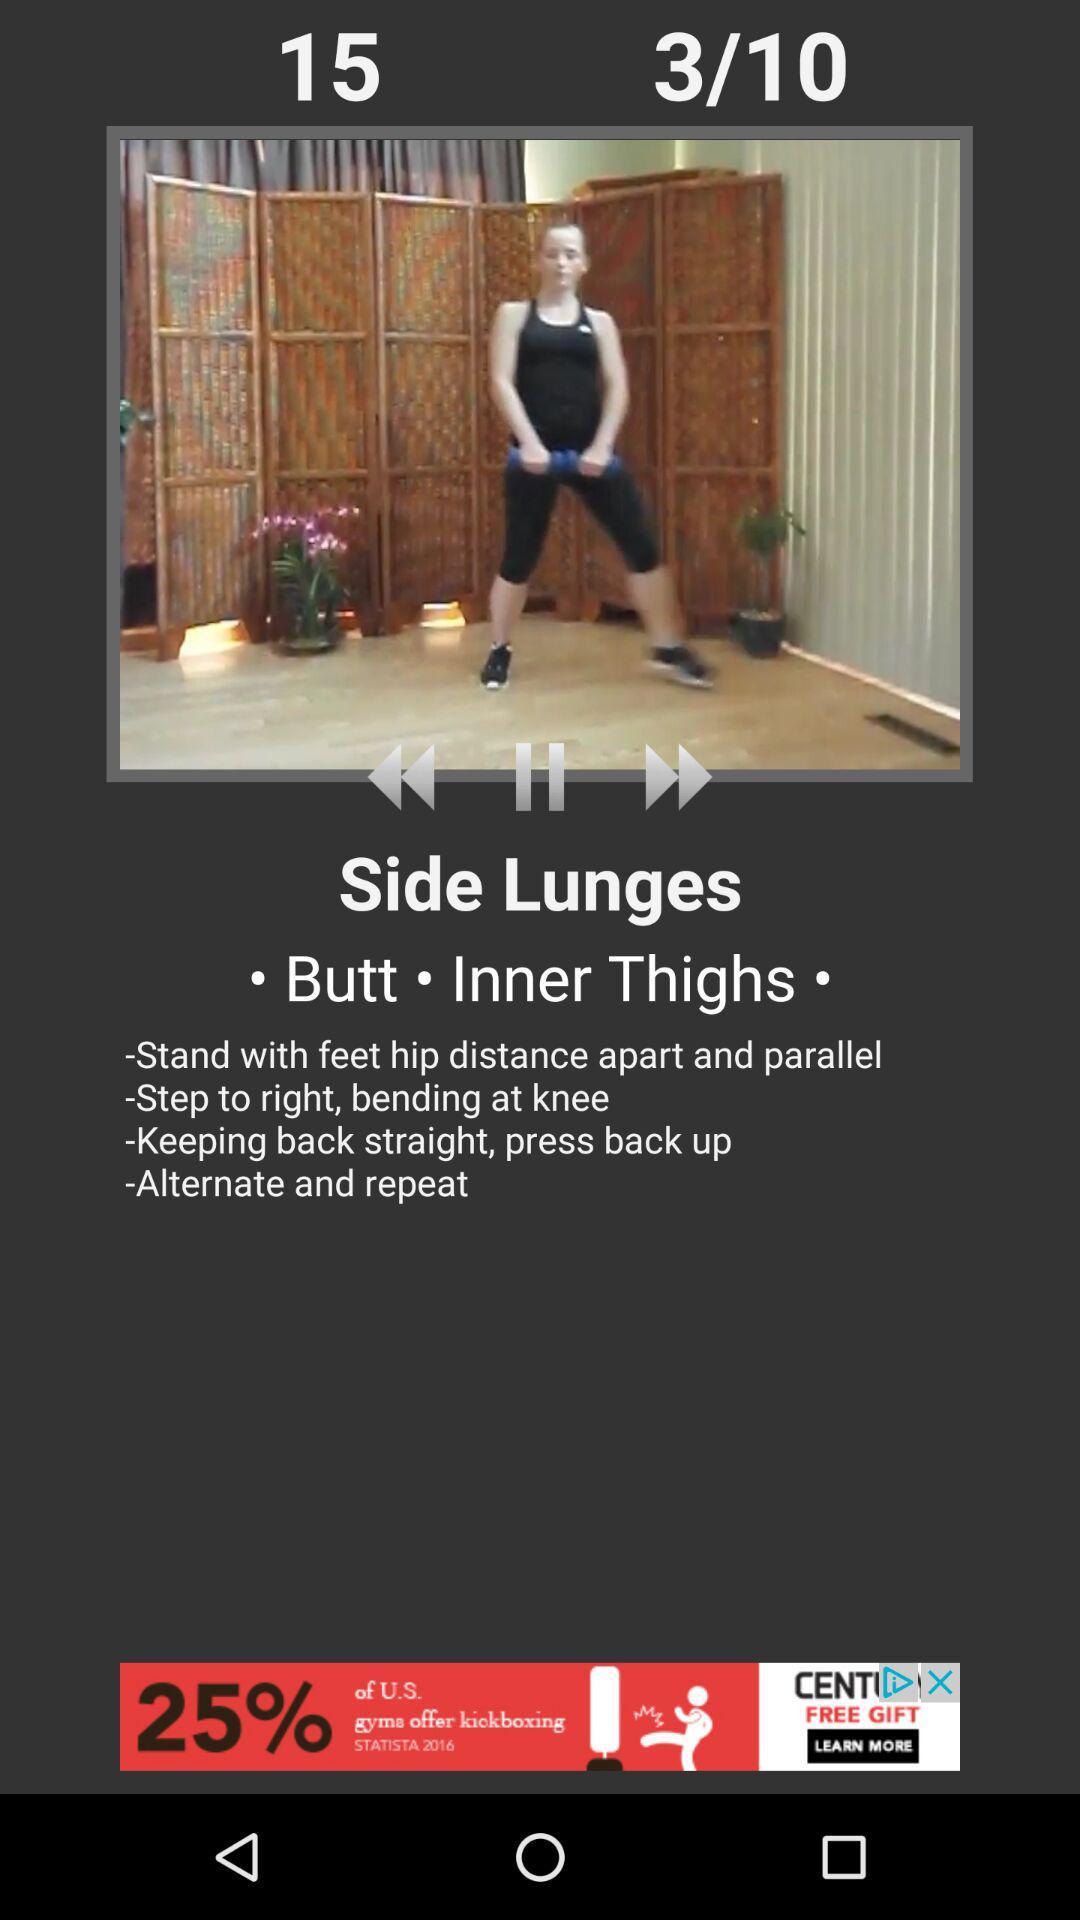  I want to click on next, so click(671, 776).